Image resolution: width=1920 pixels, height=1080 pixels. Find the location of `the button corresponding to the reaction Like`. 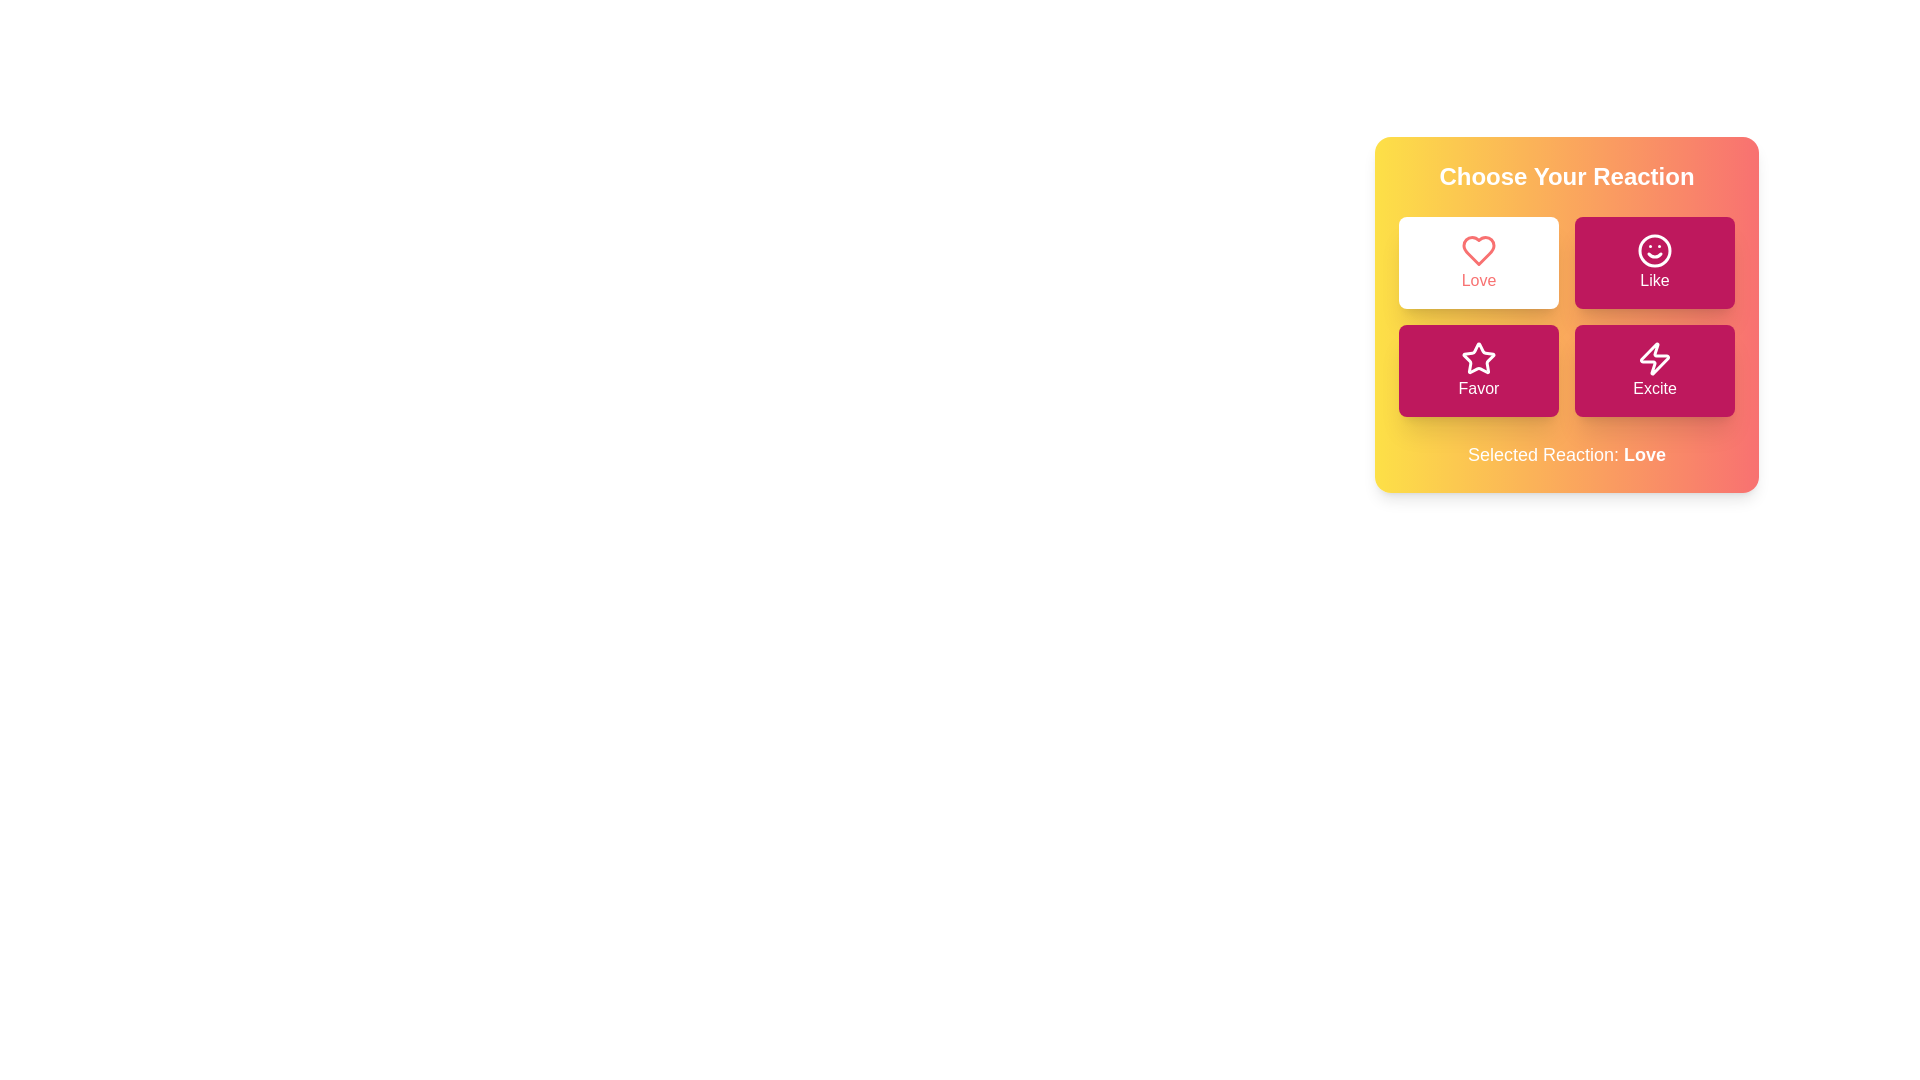

the button corresponding to the reaction Like is located at coordinates (1655, 261).